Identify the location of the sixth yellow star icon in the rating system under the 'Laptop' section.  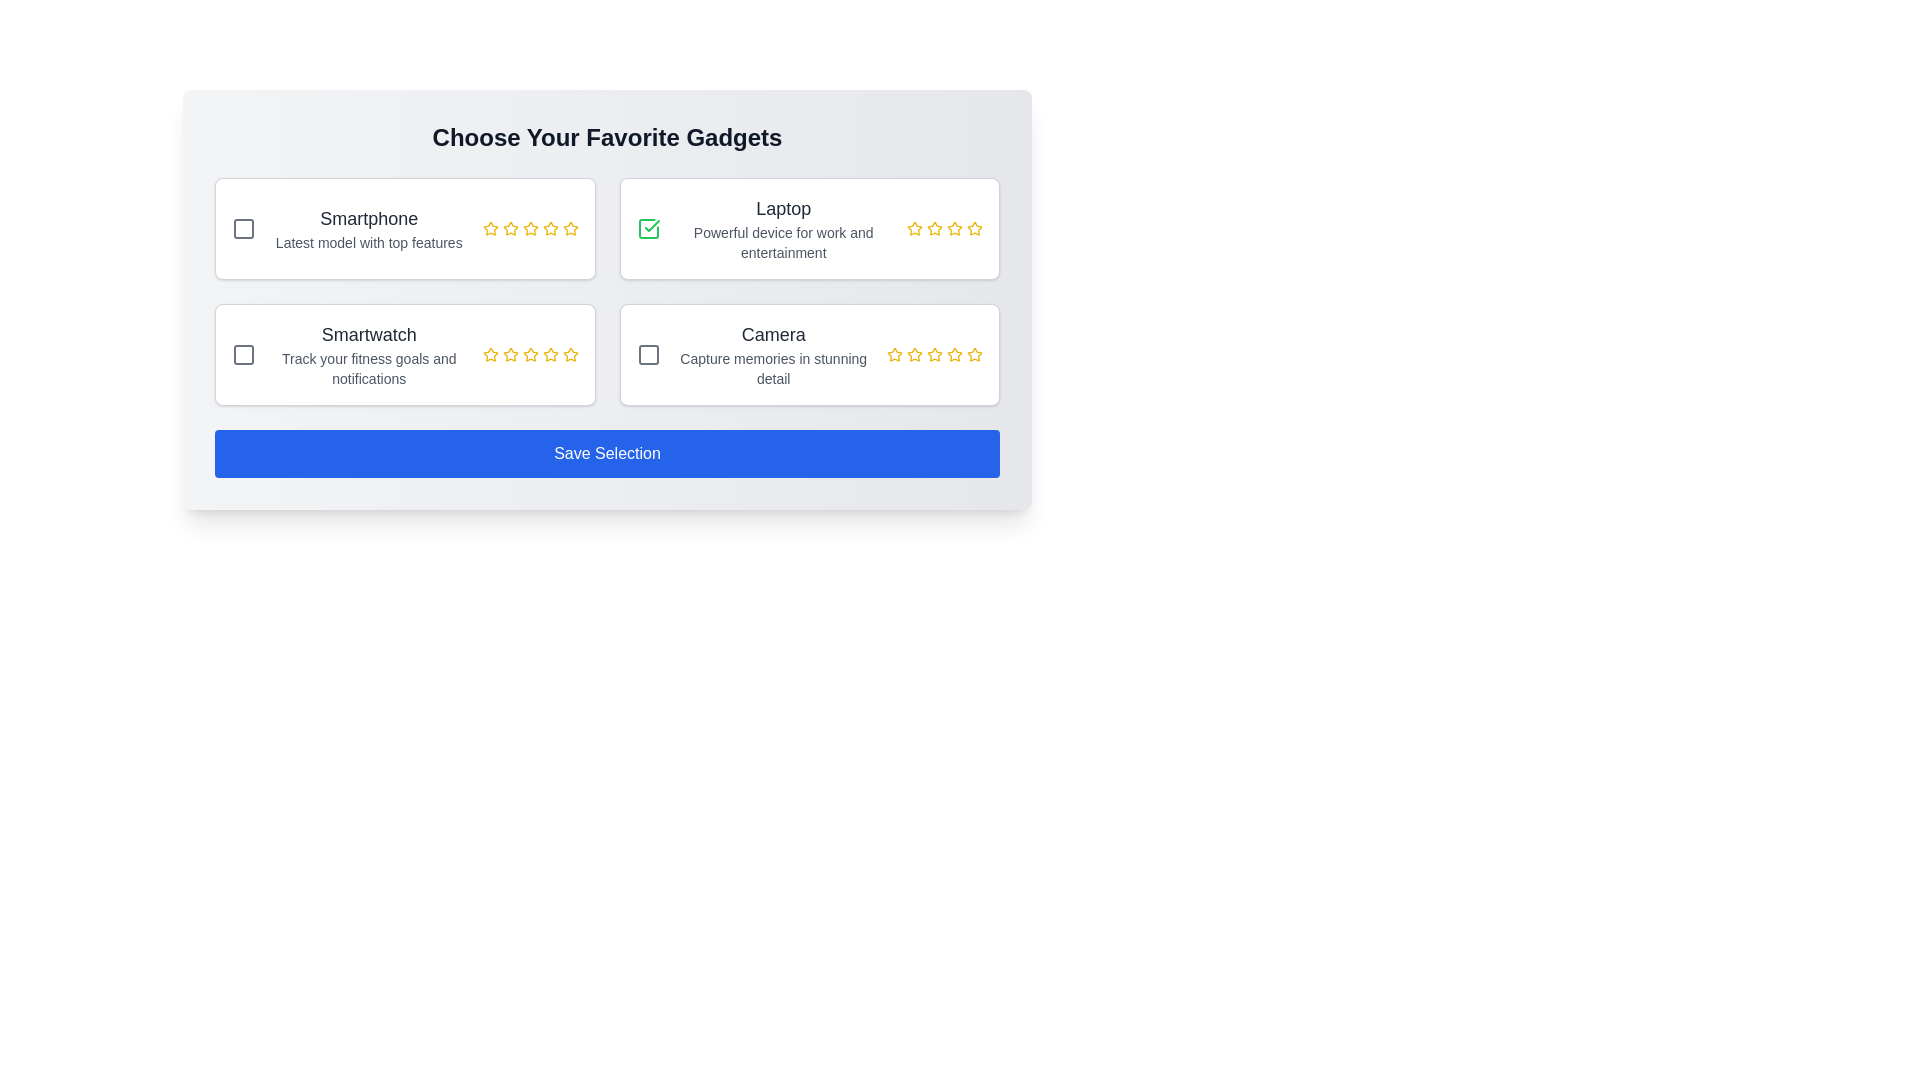
(974, 227).